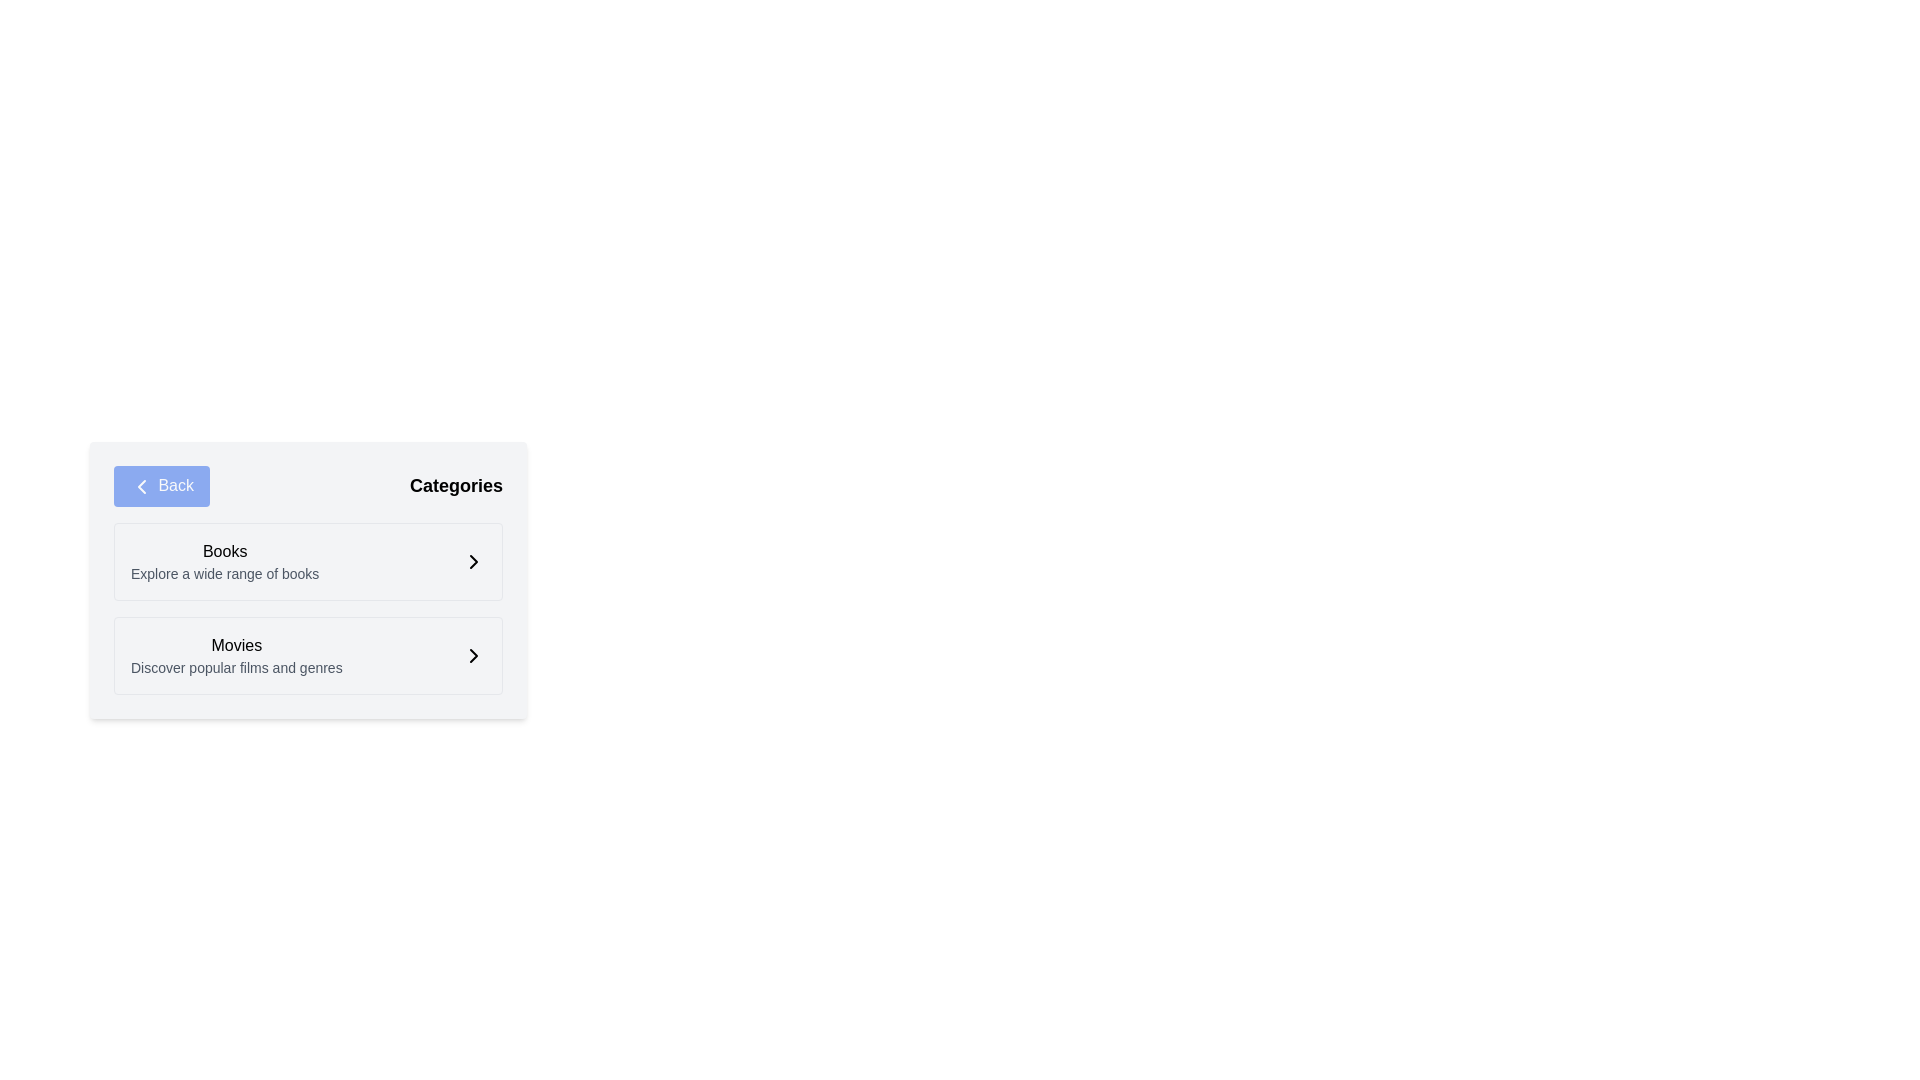 Image resolution: width=1920 pixels, height=1080 pixels. I want to click on the informational text block titled 'Books', so click(225, 561).